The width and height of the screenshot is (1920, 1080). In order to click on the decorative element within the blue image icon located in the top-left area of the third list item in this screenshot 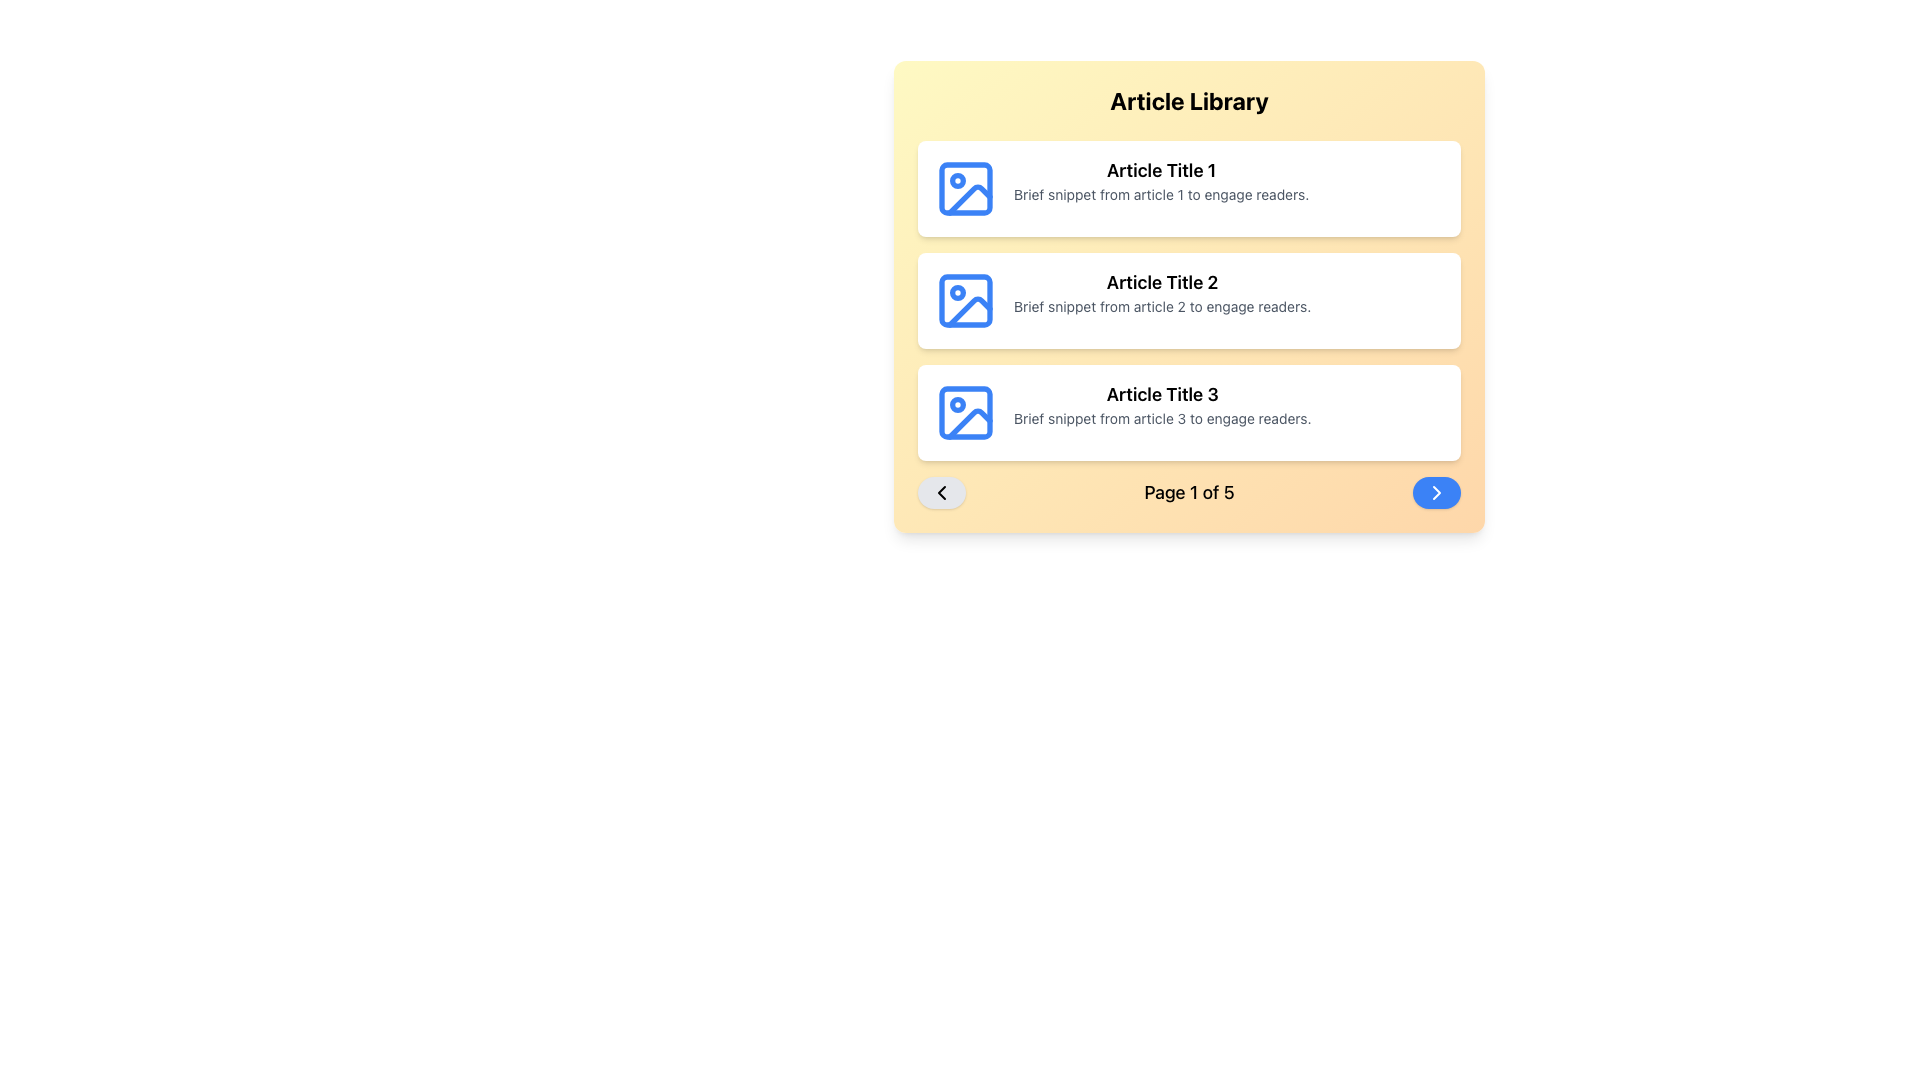, I will do `click(965, 411)`.